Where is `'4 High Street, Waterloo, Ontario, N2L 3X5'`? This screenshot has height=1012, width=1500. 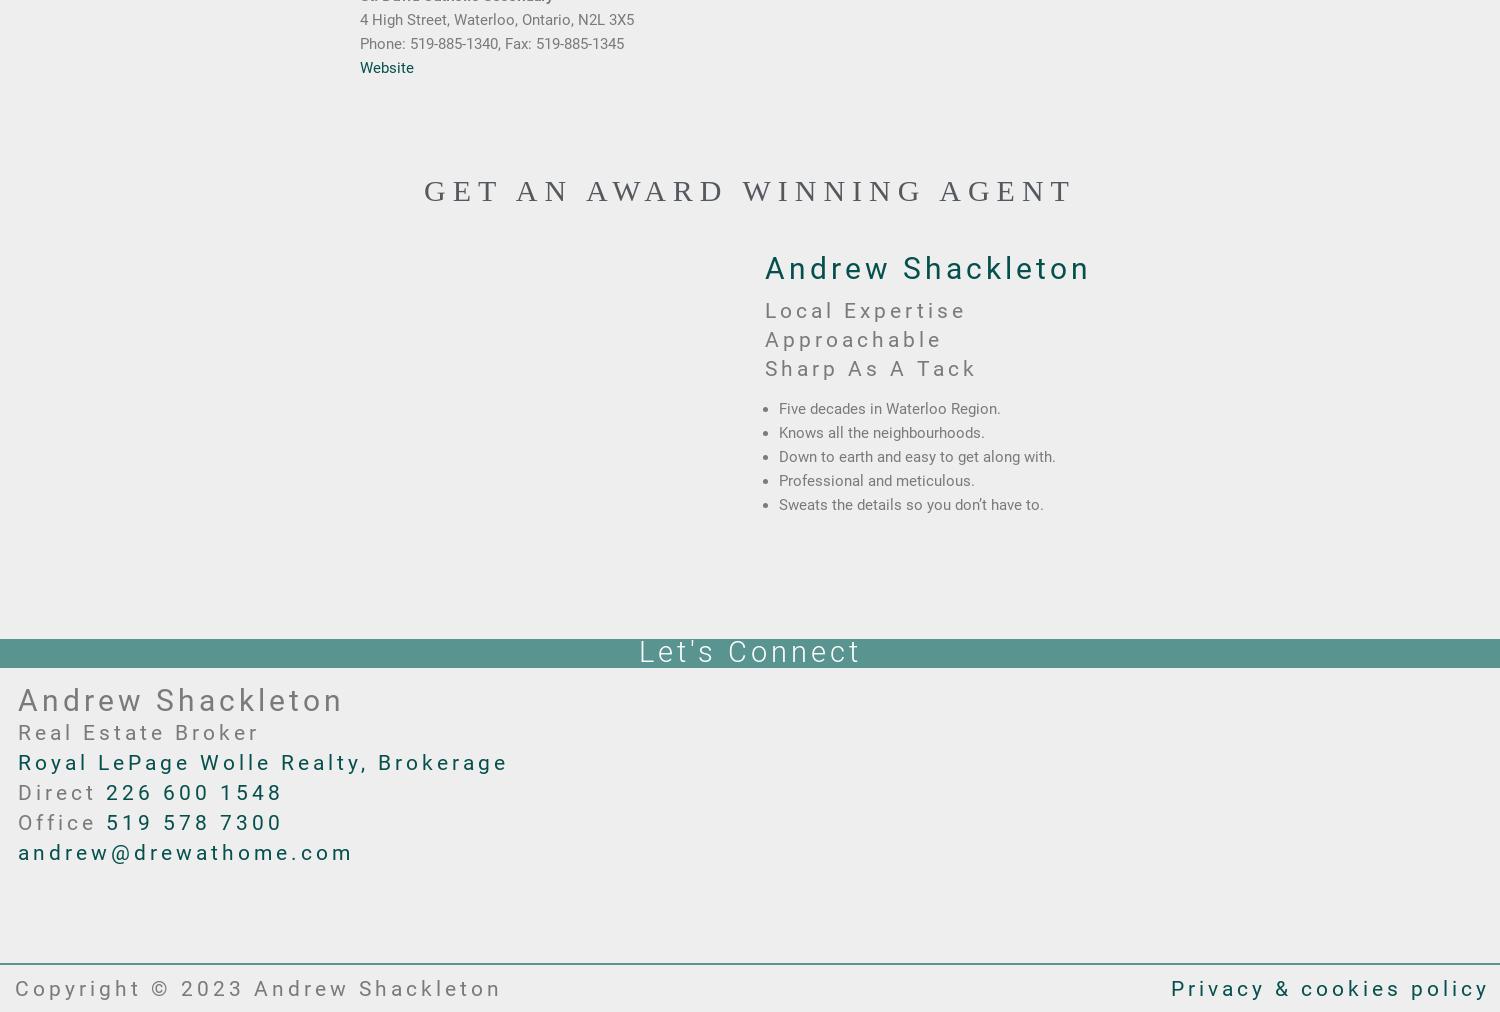
'4 High Street, Waterloo, Ontario, N2L 3X5' is located at coordinates (359, 18).